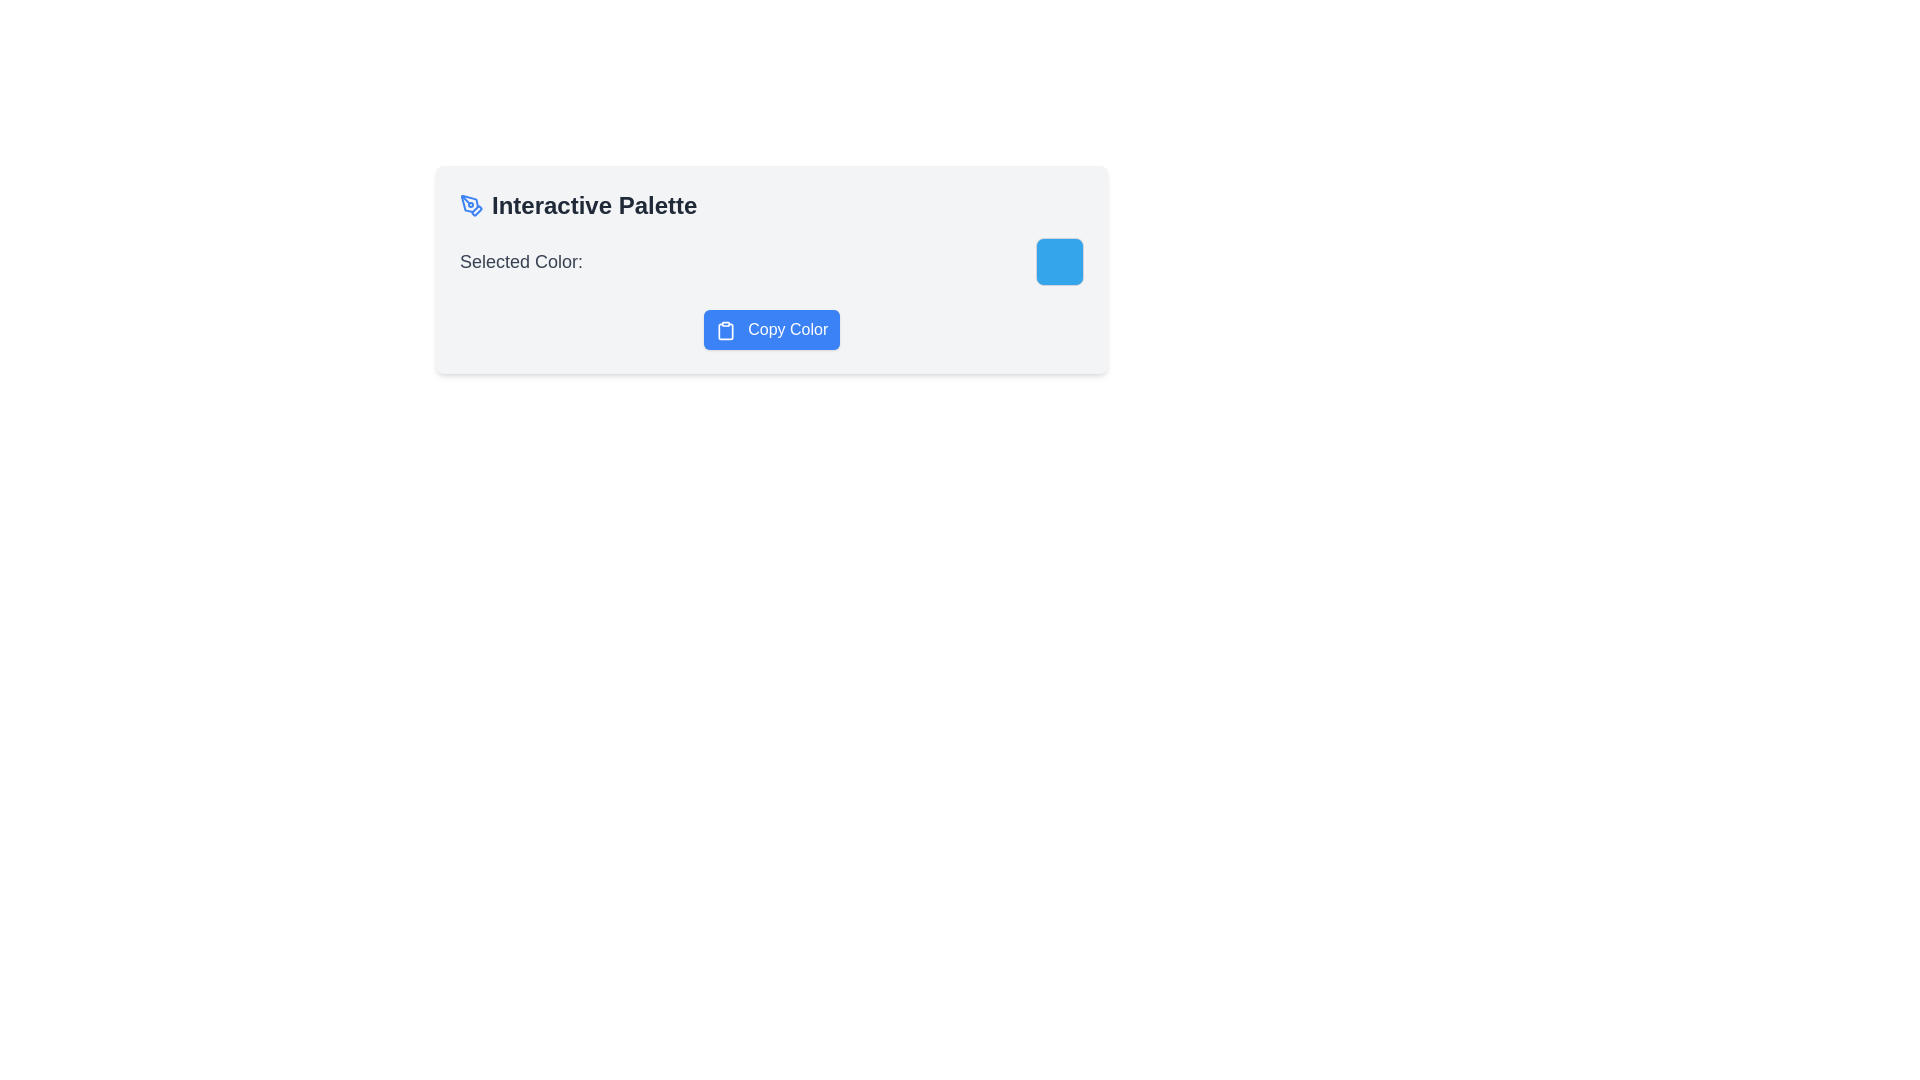  What do you see at coordinates (724, 329) in the screenshot?
I see `the 'Copy Color' icon located in the lower section of the 'Interactive Palette' interface` at bounding box center [724, 329].